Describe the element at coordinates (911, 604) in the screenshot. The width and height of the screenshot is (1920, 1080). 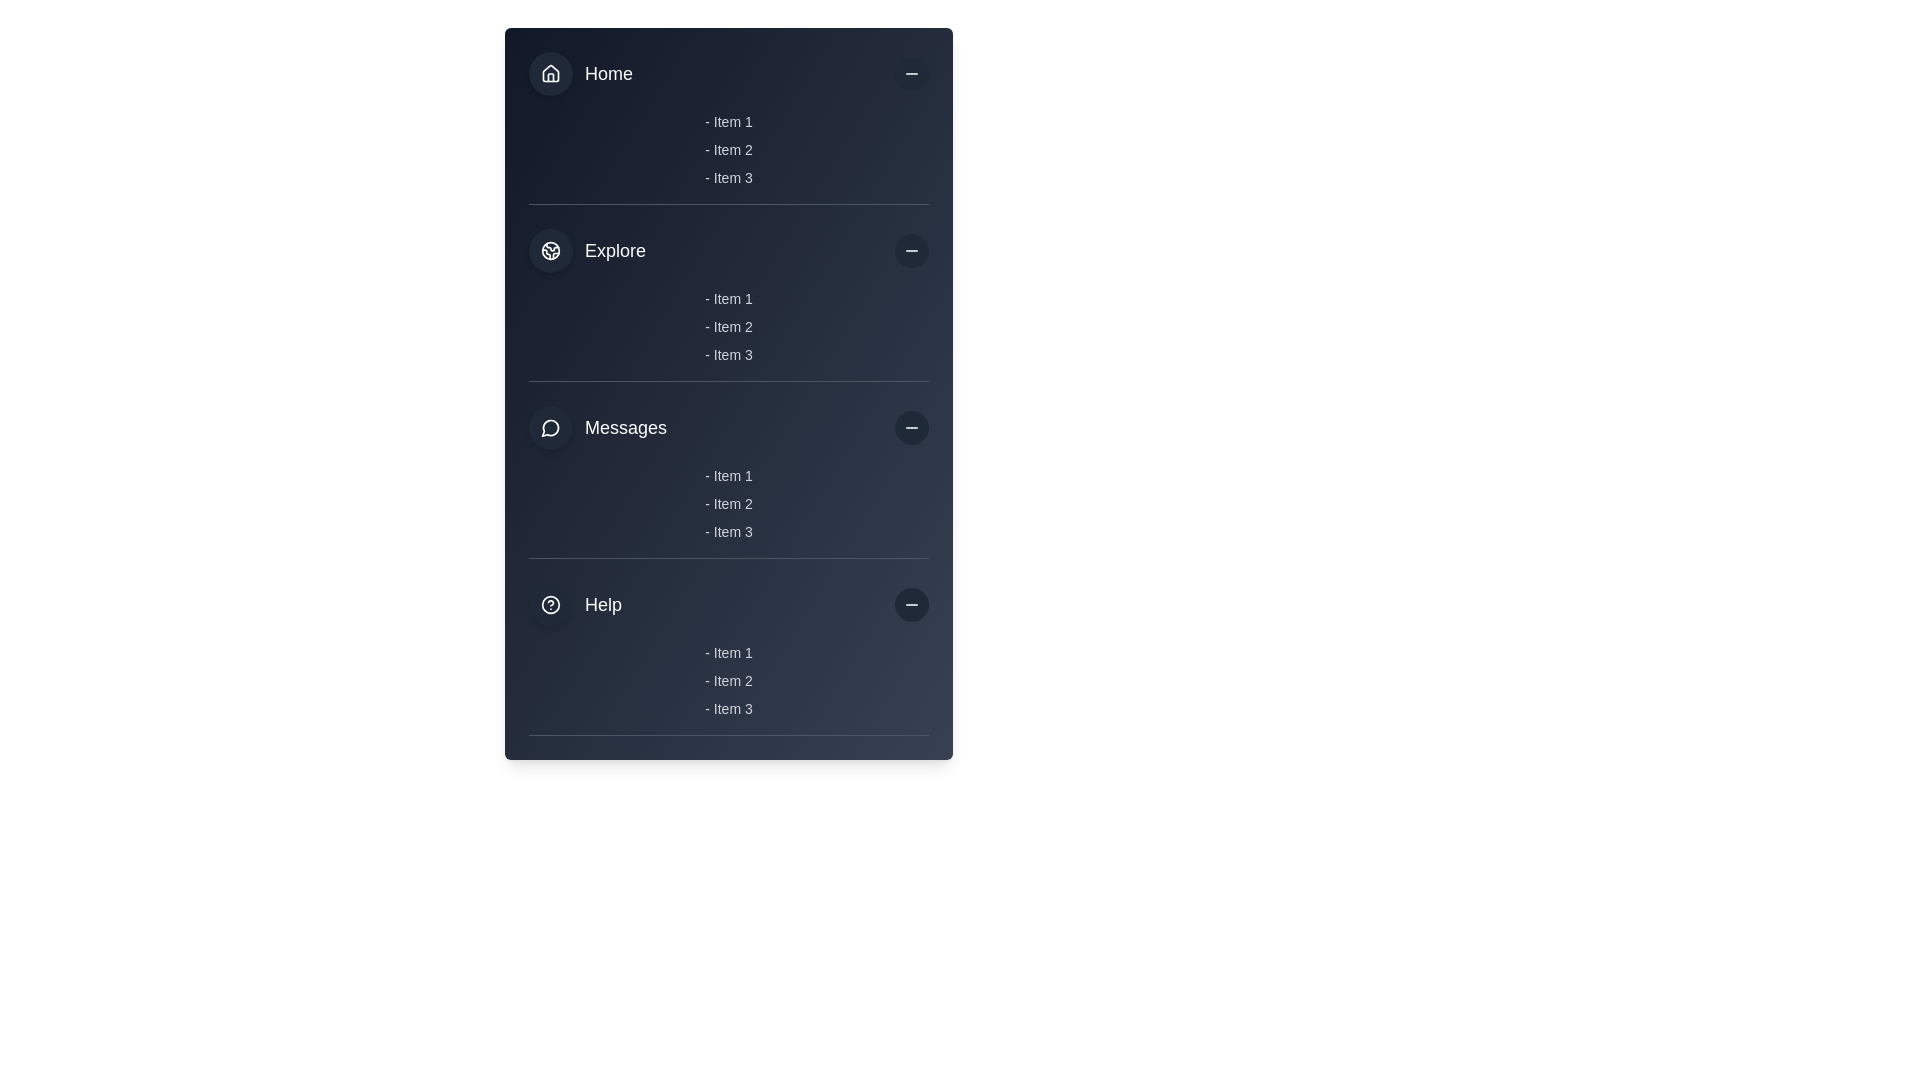
I see `the circular button with a dark gray background and a white minus icon in the center` at that location.